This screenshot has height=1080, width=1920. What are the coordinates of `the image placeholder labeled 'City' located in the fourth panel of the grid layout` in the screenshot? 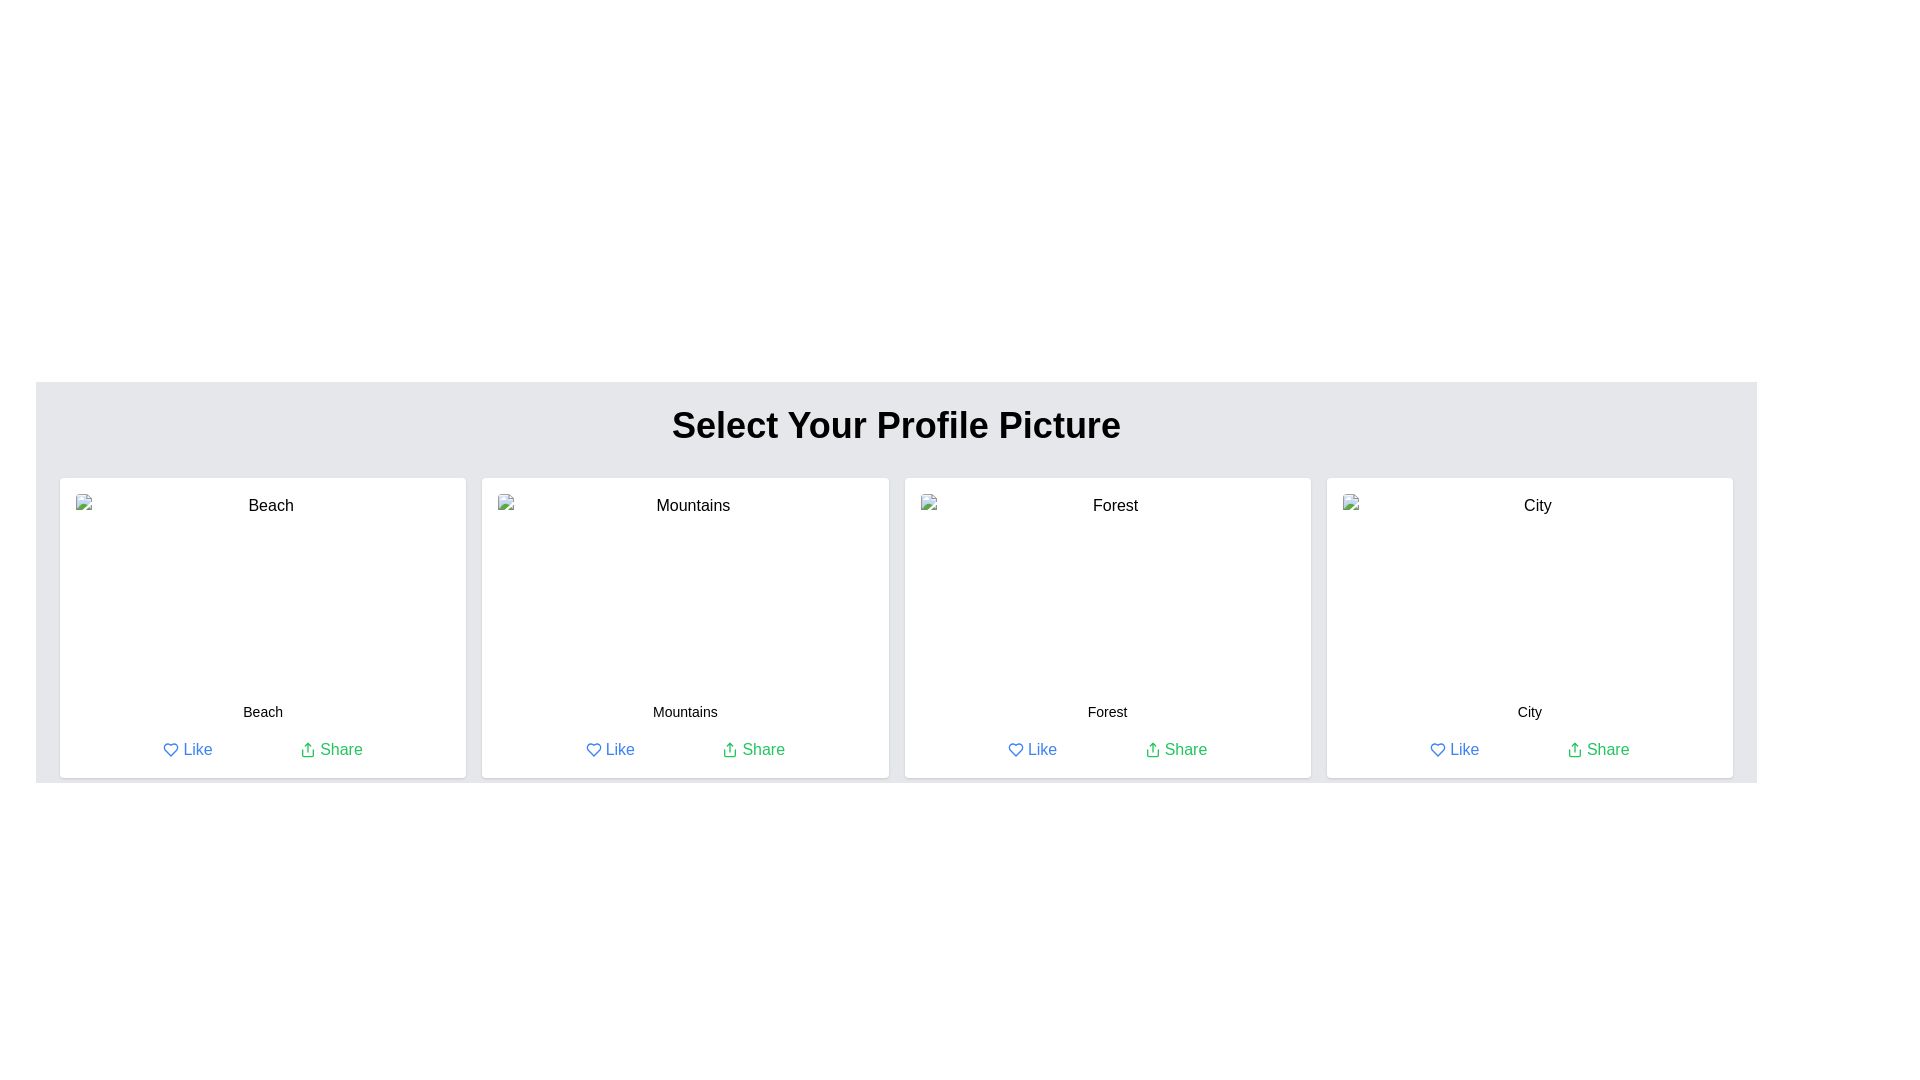 It's located at (1528, 589).